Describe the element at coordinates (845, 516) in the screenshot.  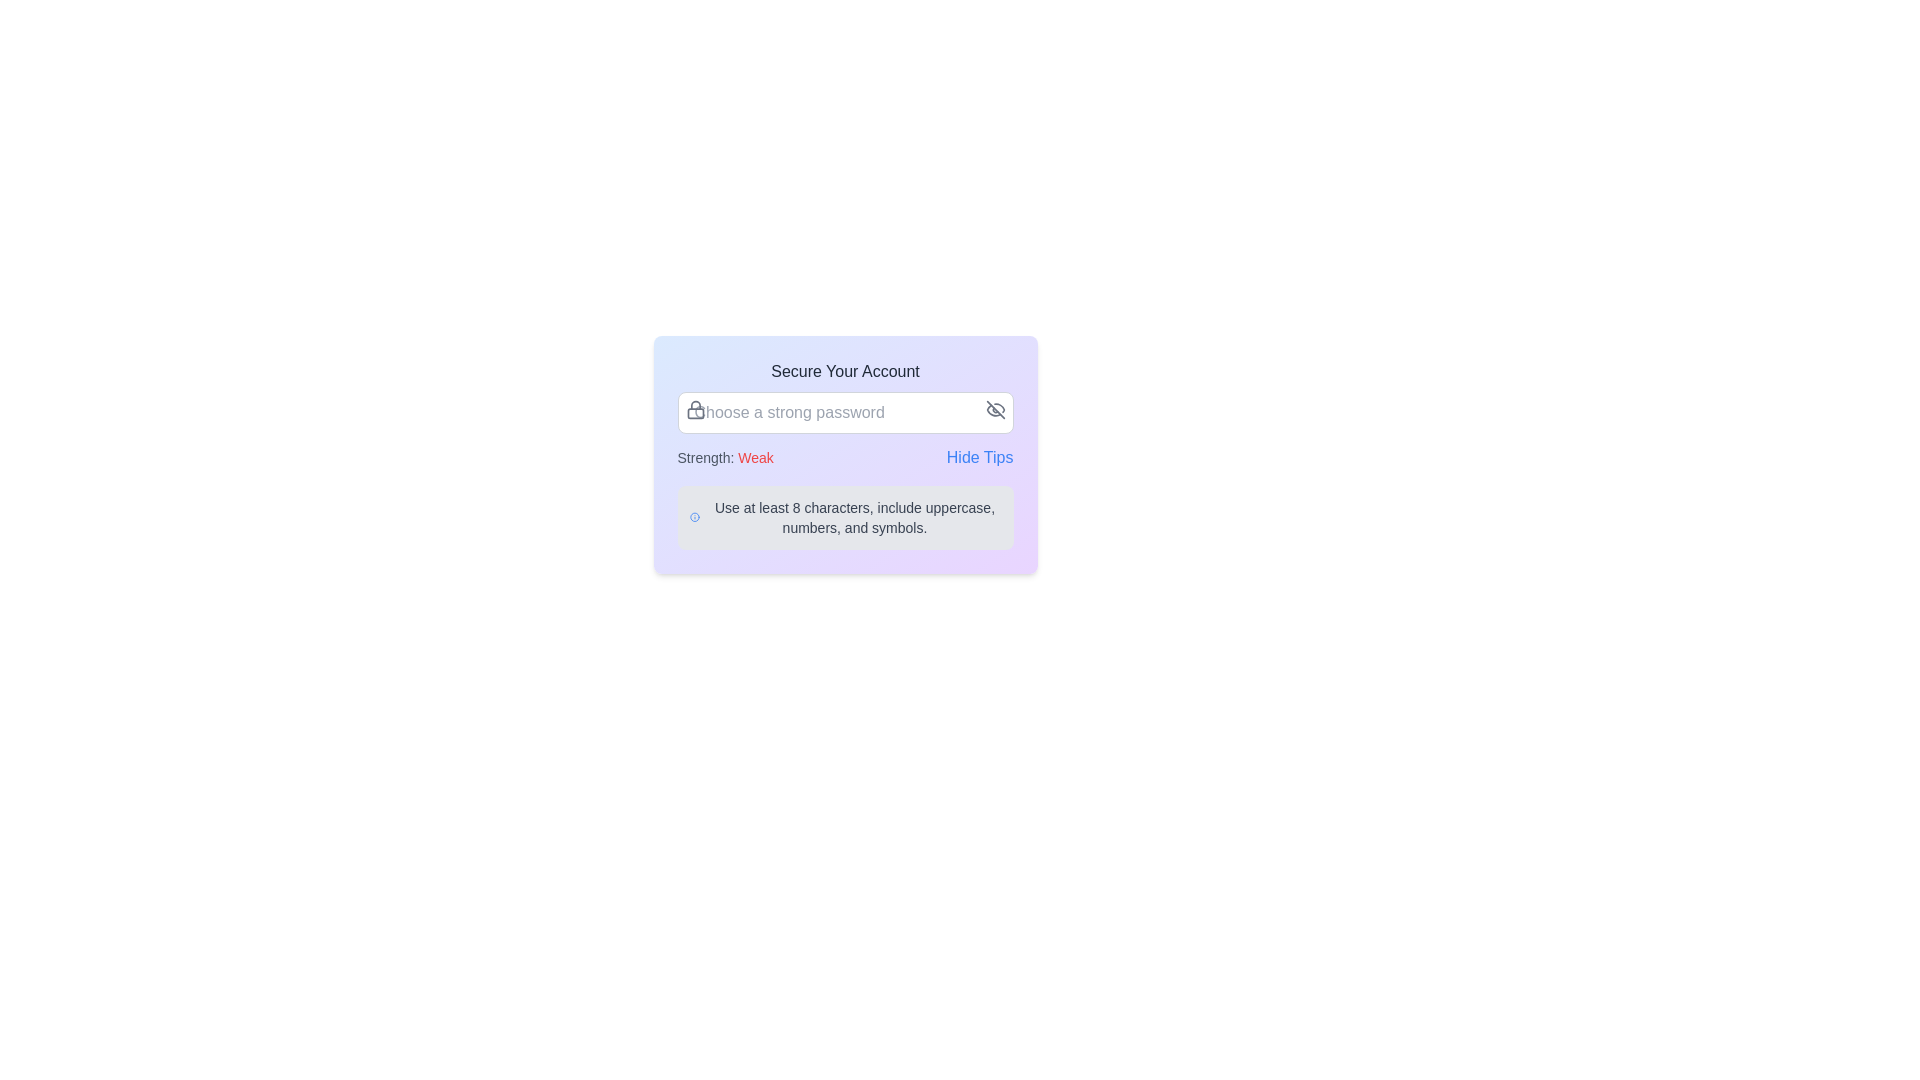
I see `the informational text block with an icon that contains instructional text and follows the password strength indicator line for clarification` at that location.